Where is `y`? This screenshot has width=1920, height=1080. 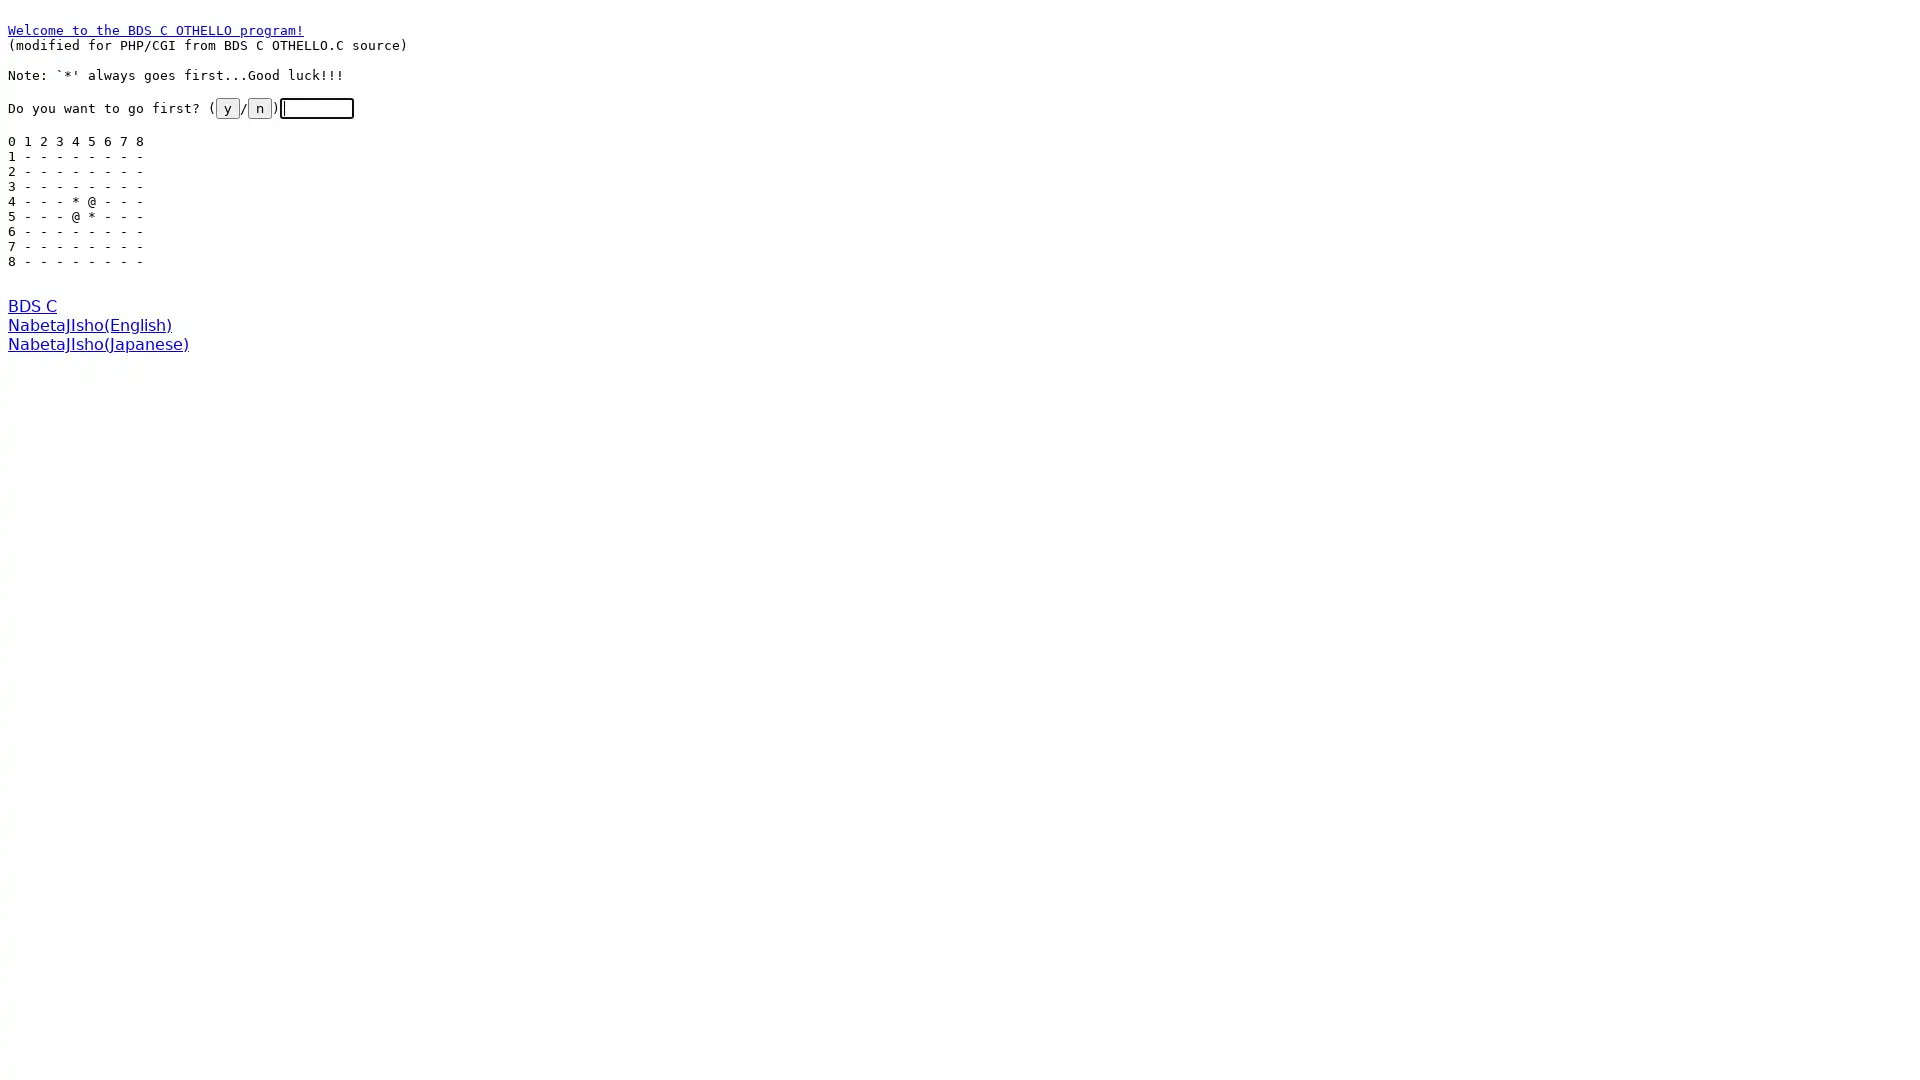 y is located at coordinates (227, 108).